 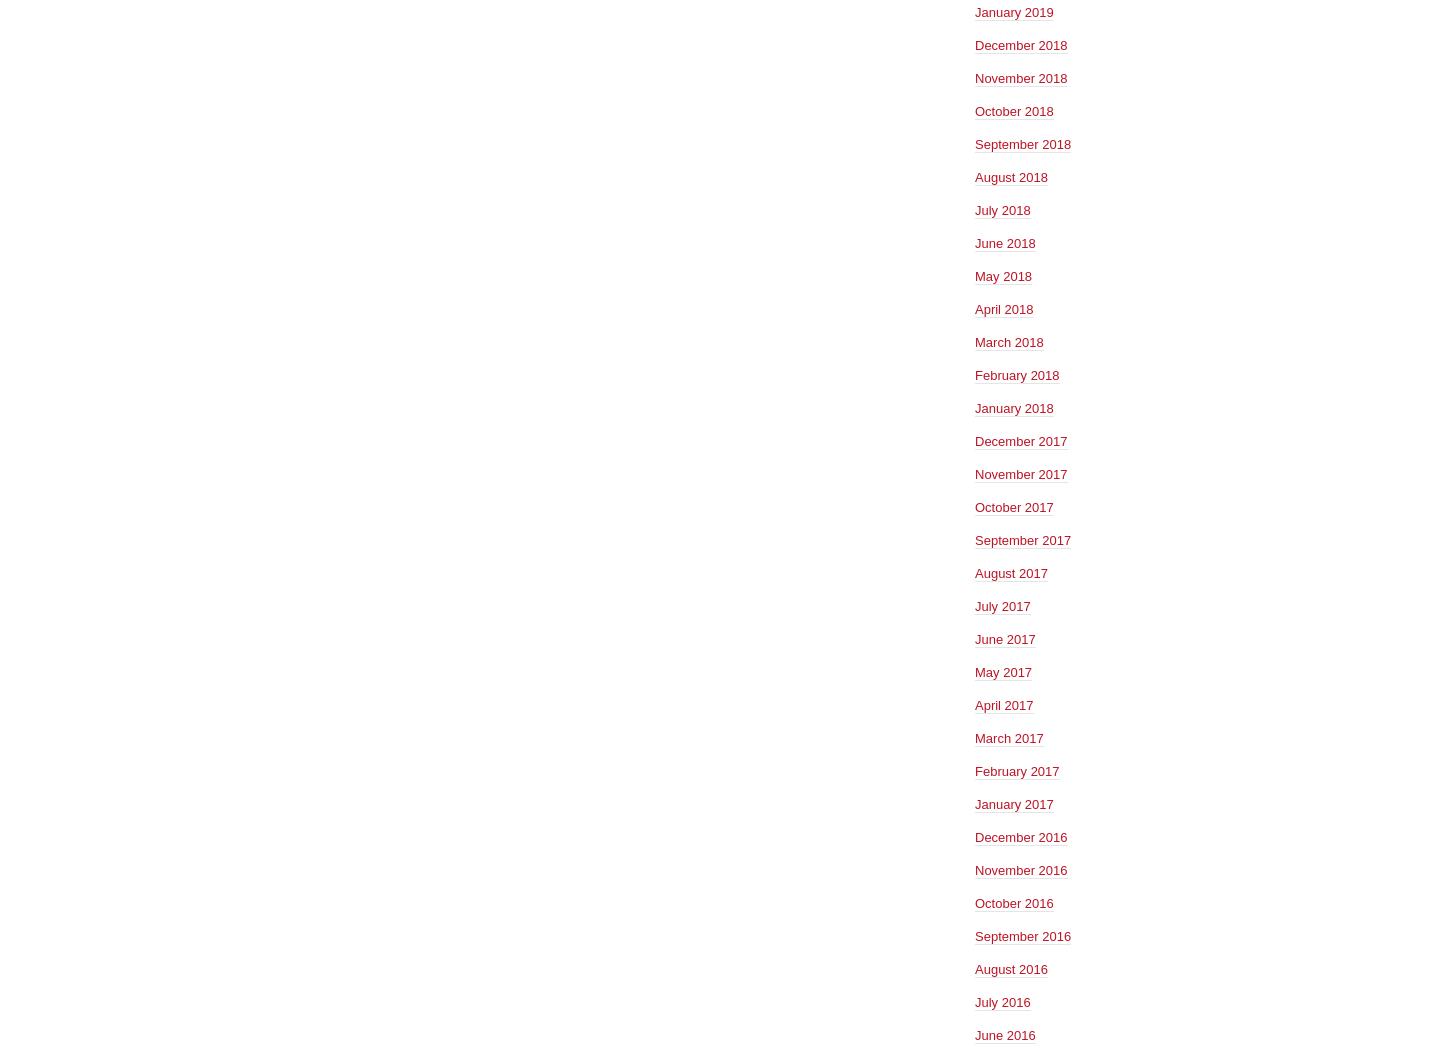 What do you see at coordinates (1004, 1033) in the screenshot?
I see `'June 2016'` at bounding box center [1004, 1033].